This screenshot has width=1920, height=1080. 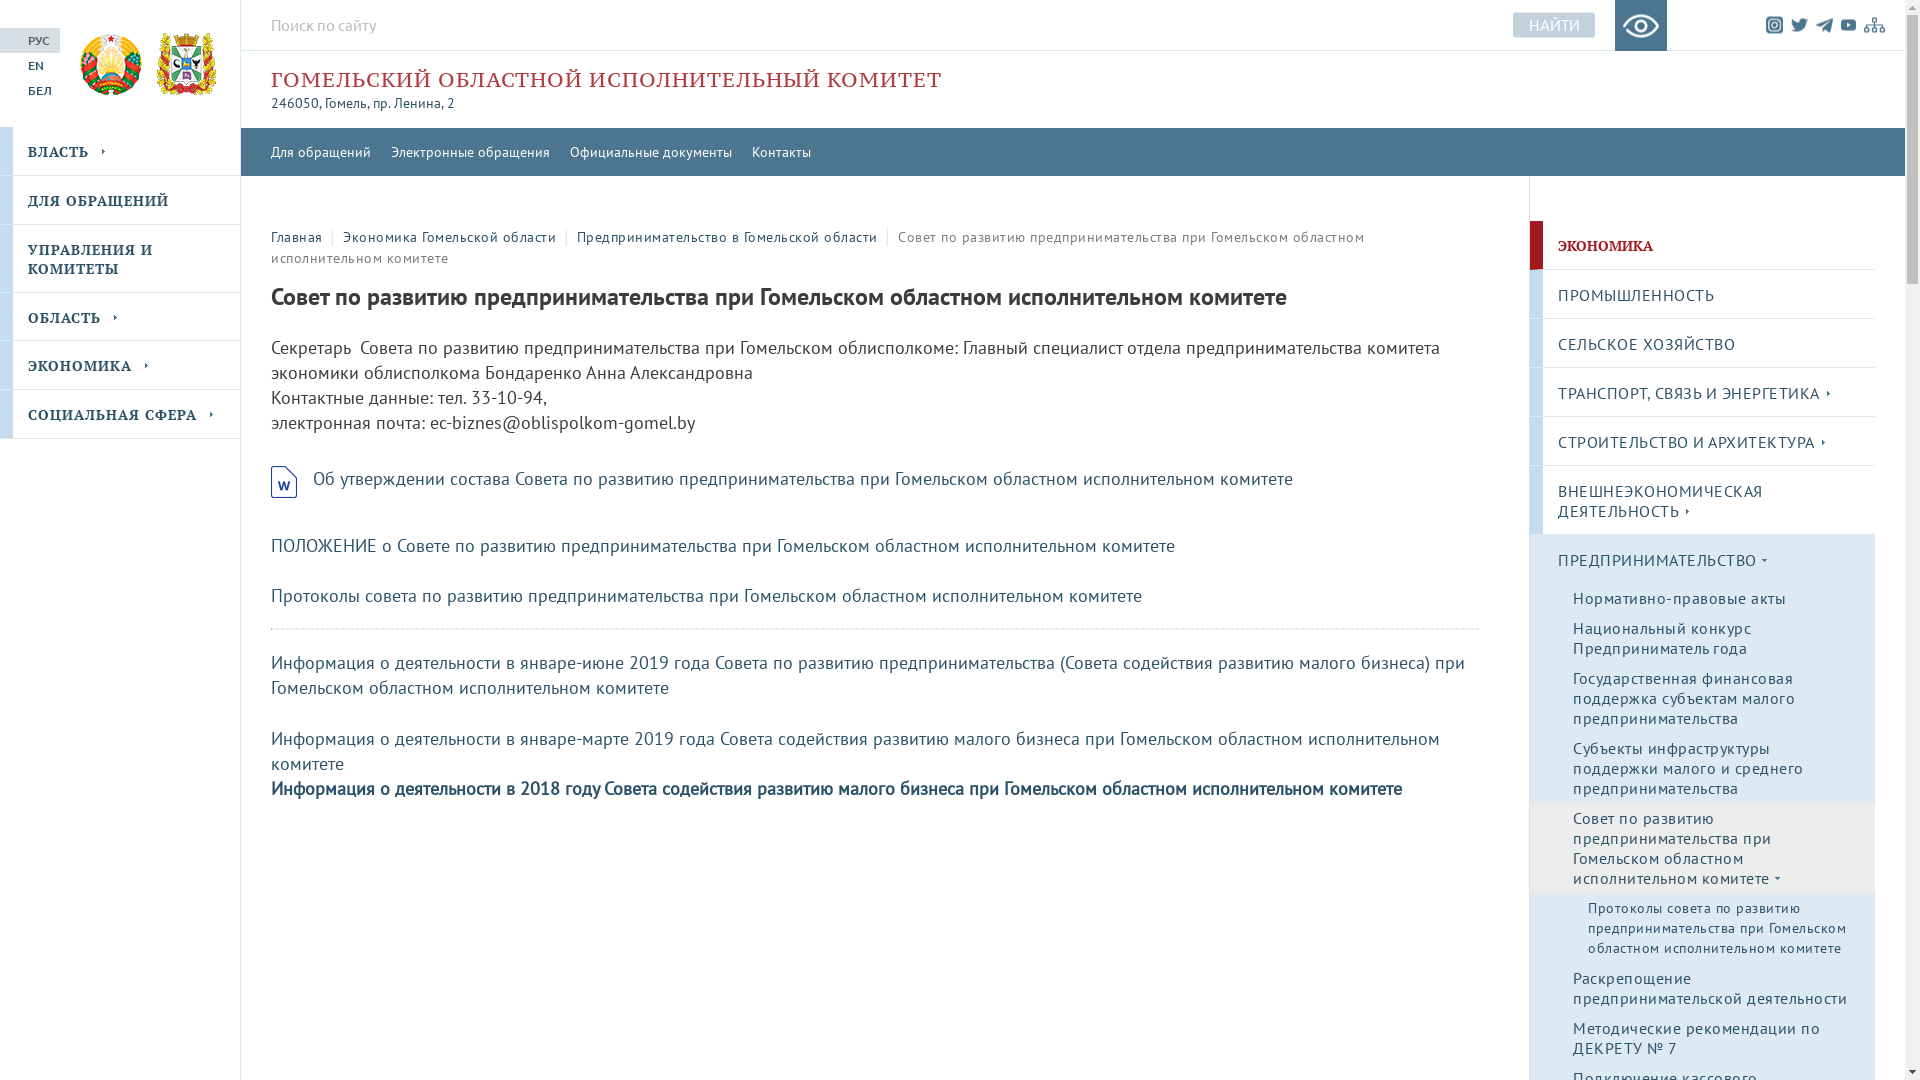 I want to click on 'Twitter', so click(x=1799, y=24).